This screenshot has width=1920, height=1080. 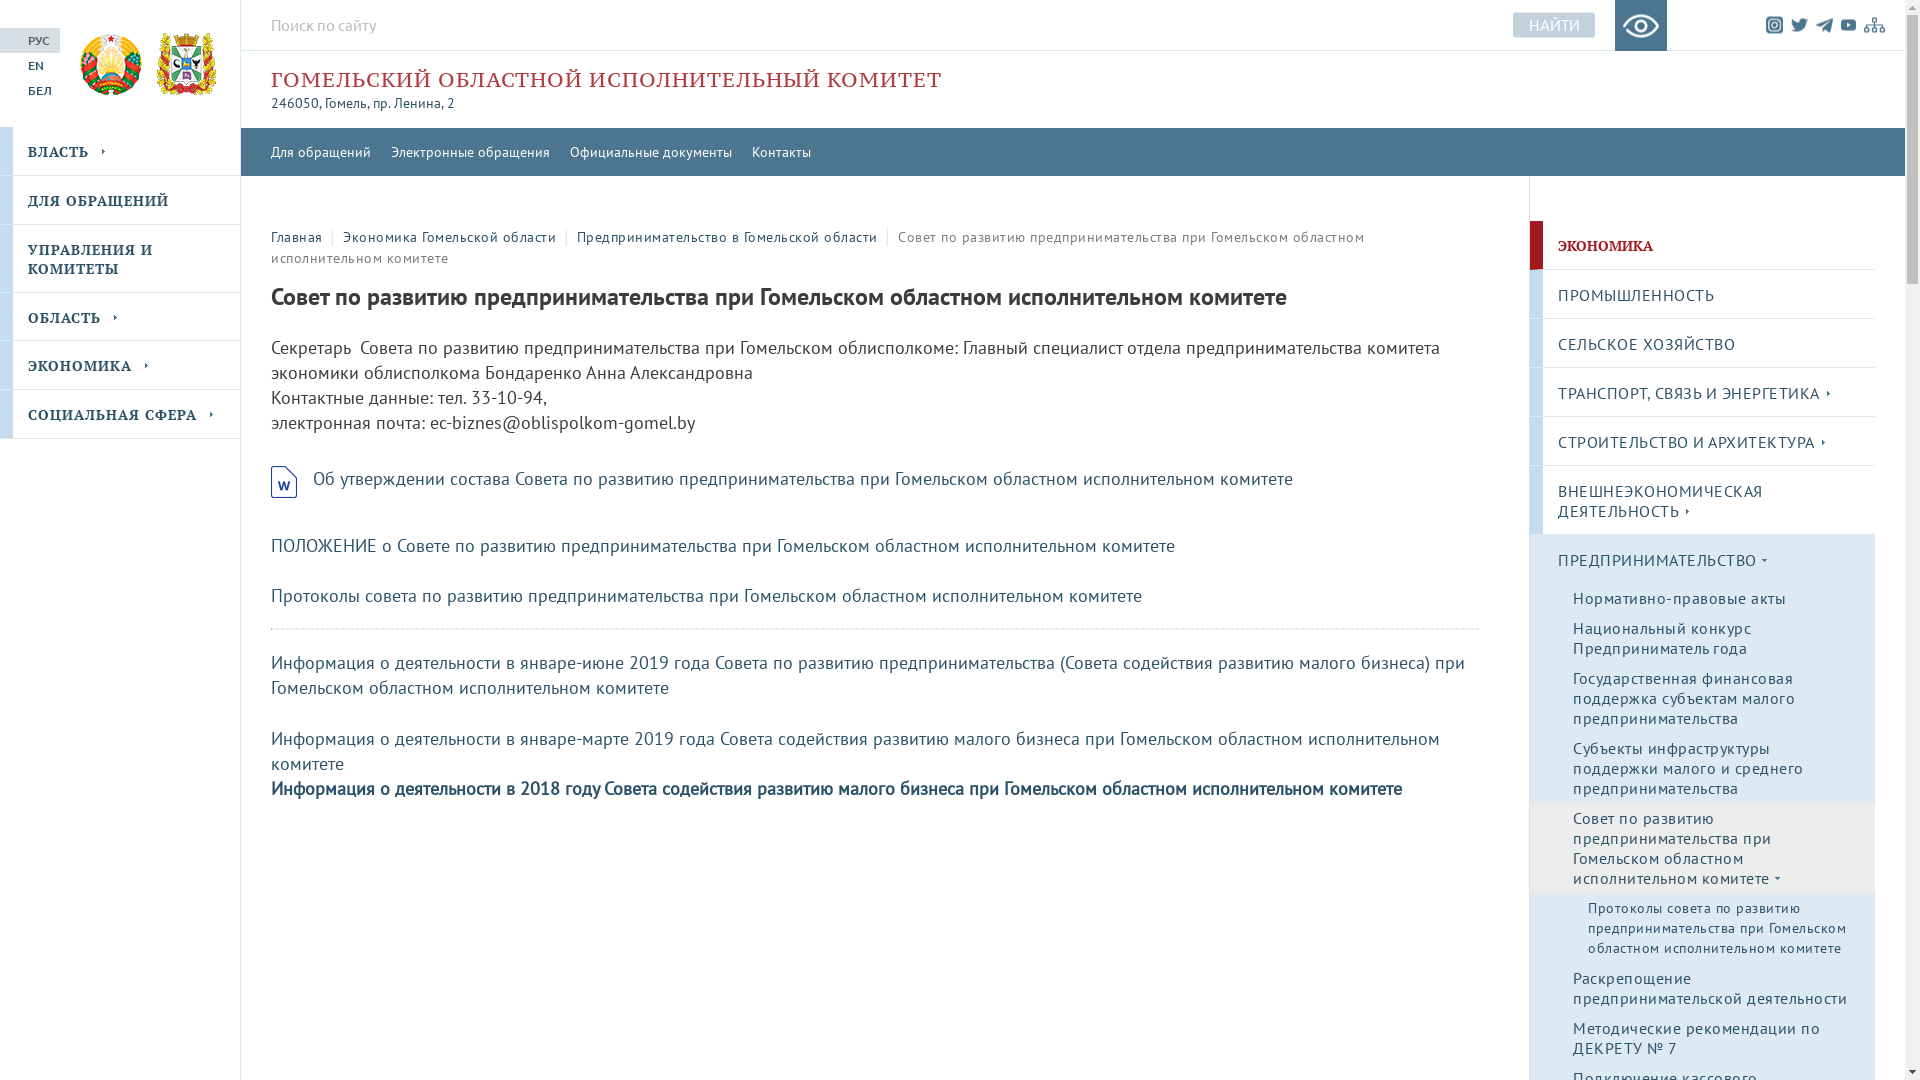 I want to click on 'Twitter', so click(x=1799, y=24).